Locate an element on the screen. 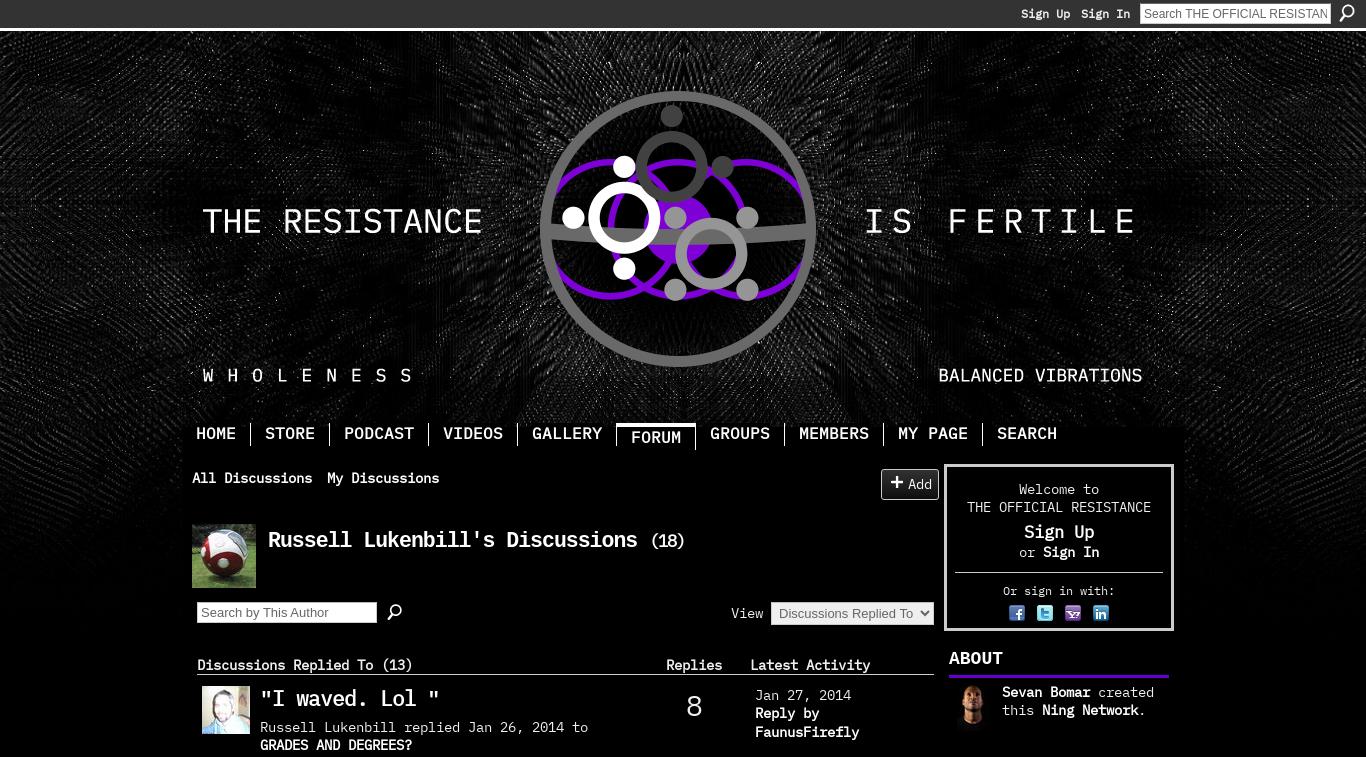 The width and height of the screenshot is (1366, 757). '.' is located at coordinates (1141, 709).